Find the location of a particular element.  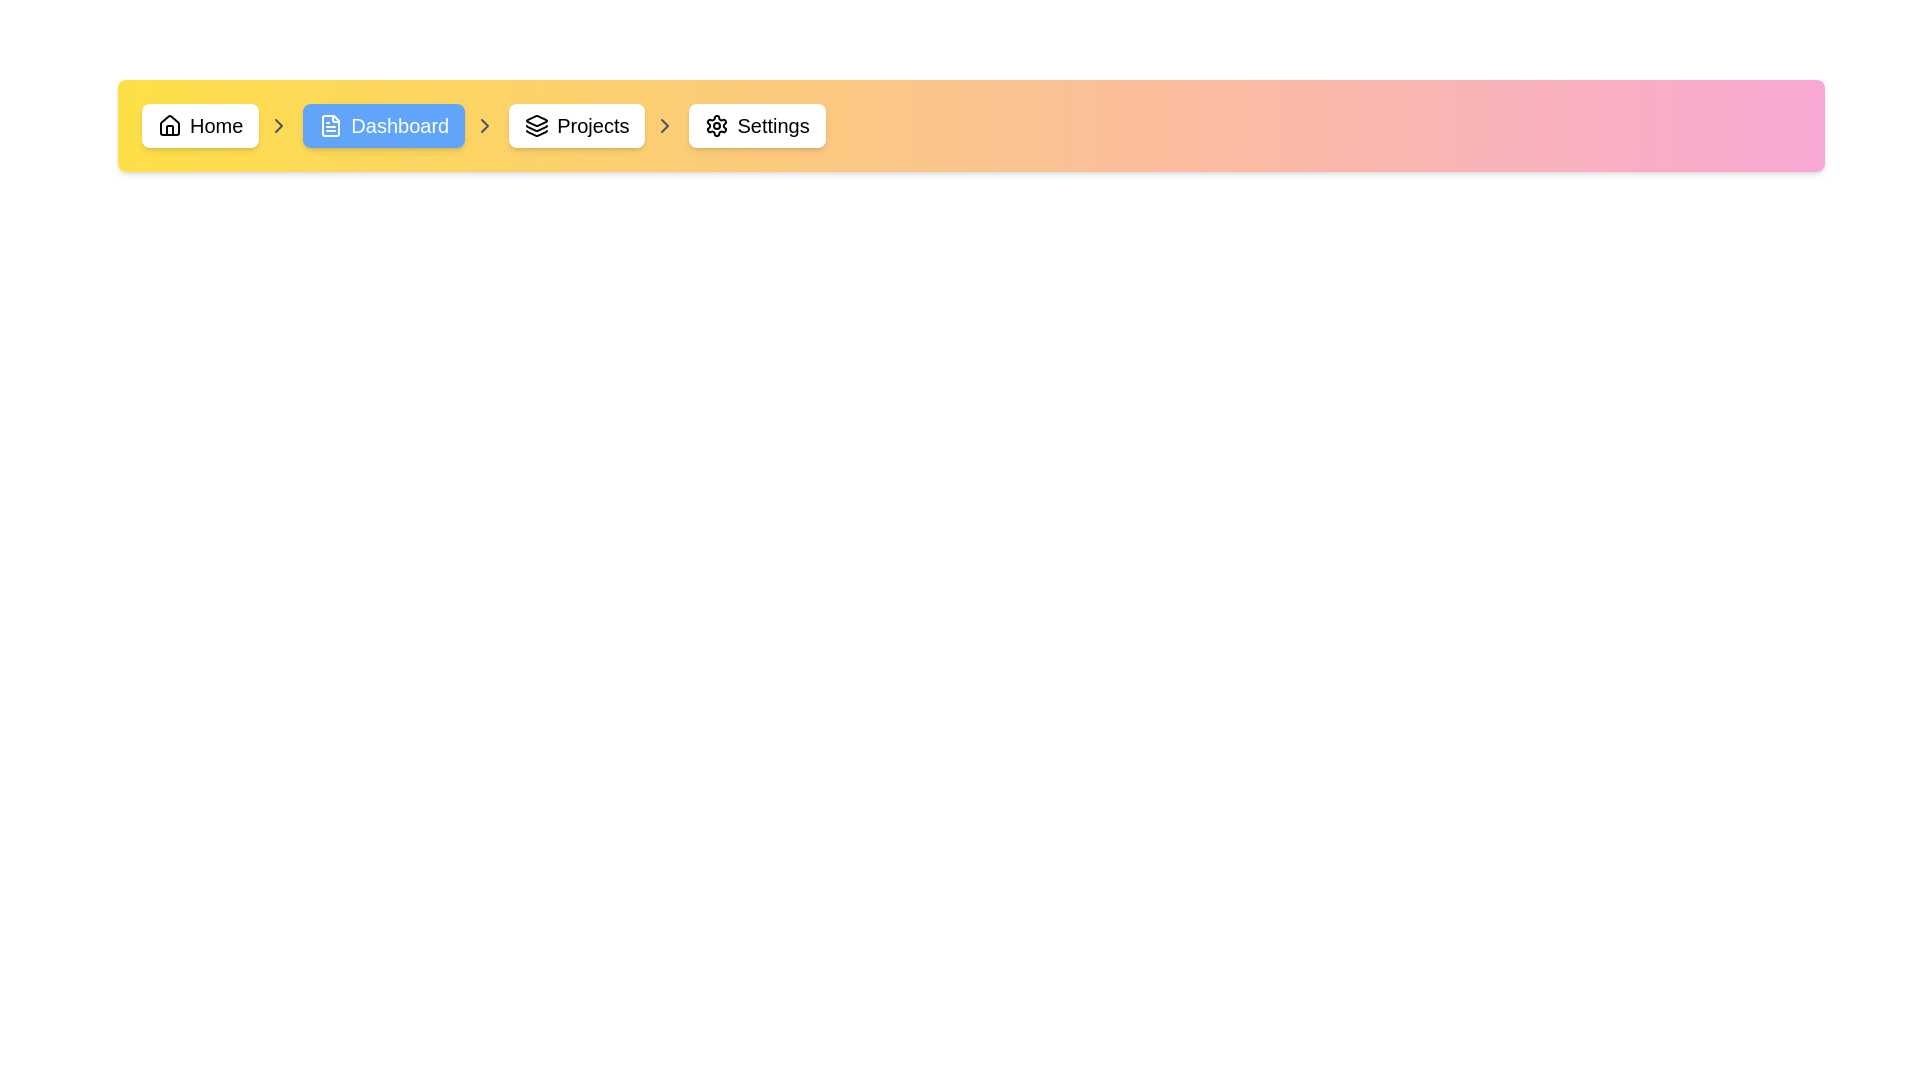

the 'Home' navigation button located at the top-left of the breadcrumb navigation bar for keyboard navigation is located at coordinates (216, 126).